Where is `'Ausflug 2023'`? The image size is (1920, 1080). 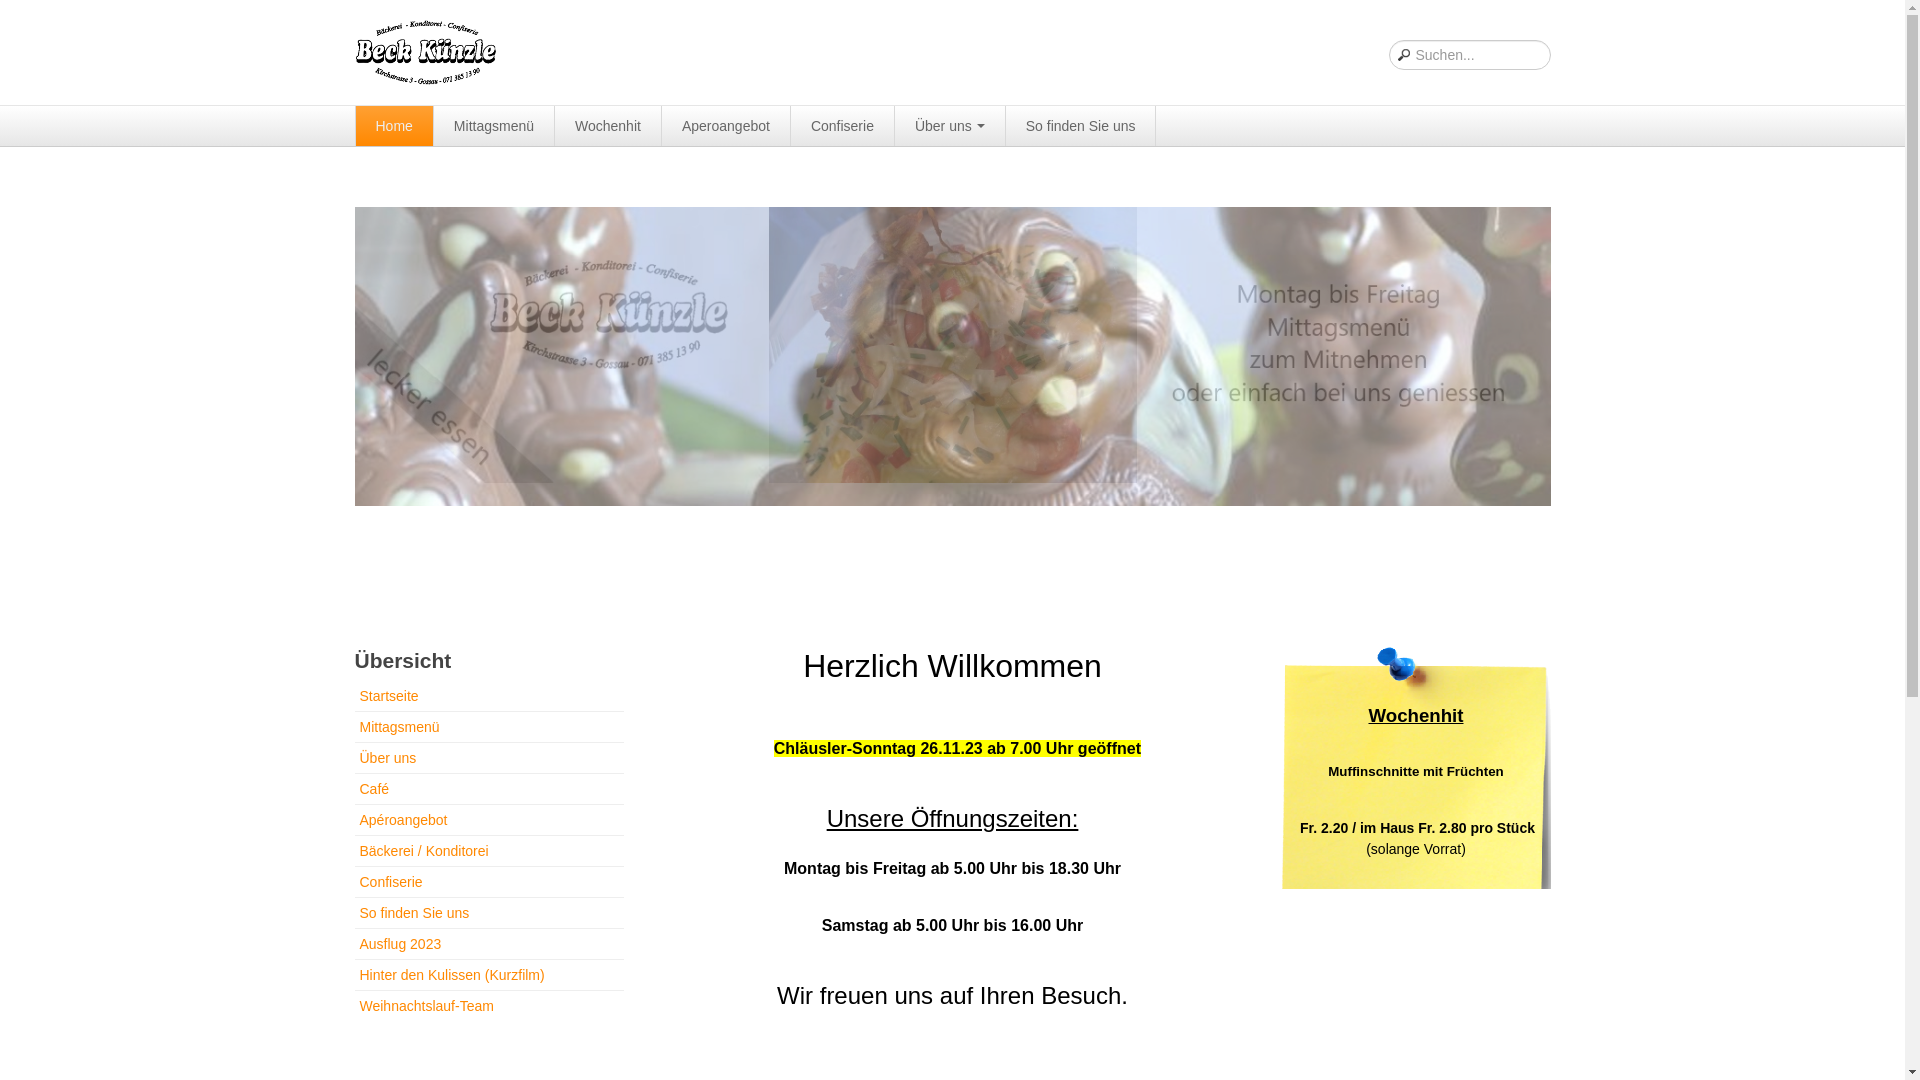
'Ausflug 2023' is located at coordinates (488, 944).